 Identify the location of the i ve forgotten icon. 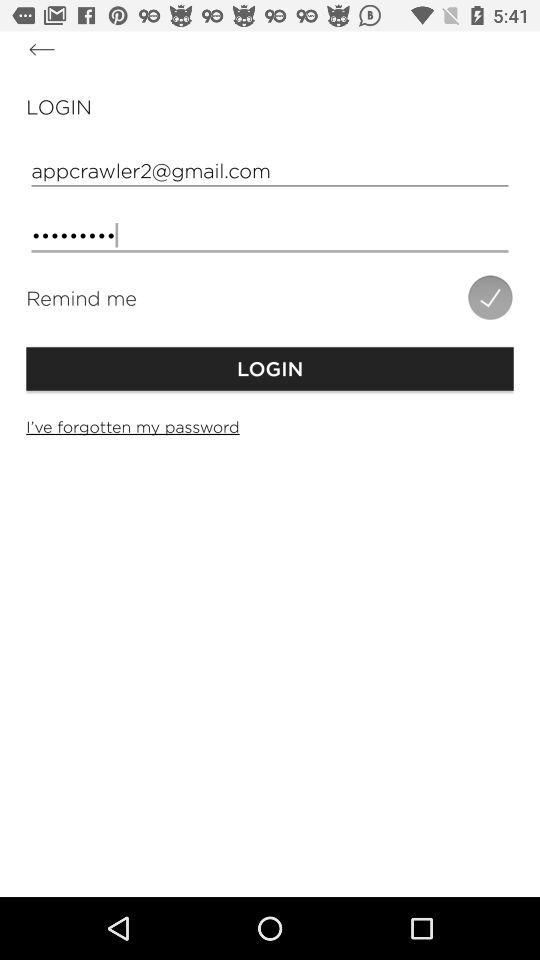
(270, 426).